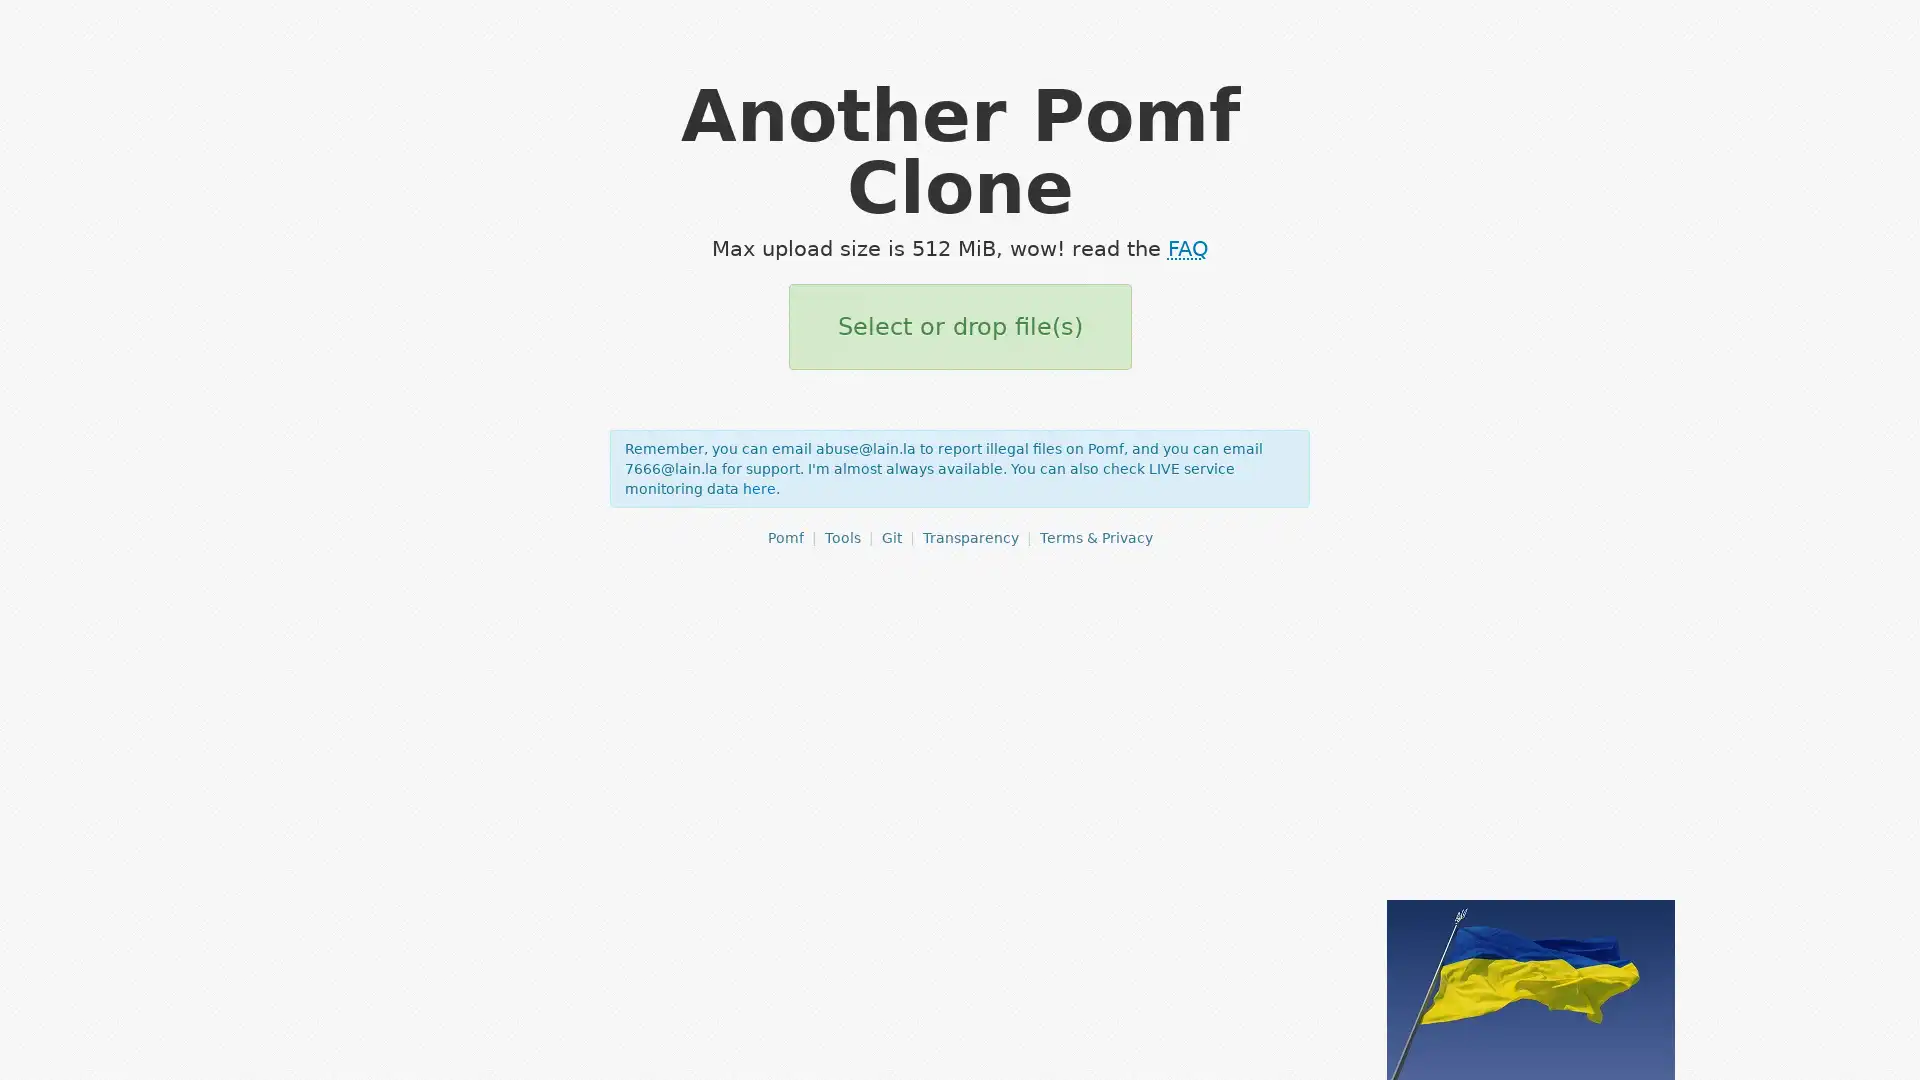  Describe the element at coordinates (958, 326) in the screenshot. I see `Select or drop file(s)` at that location.